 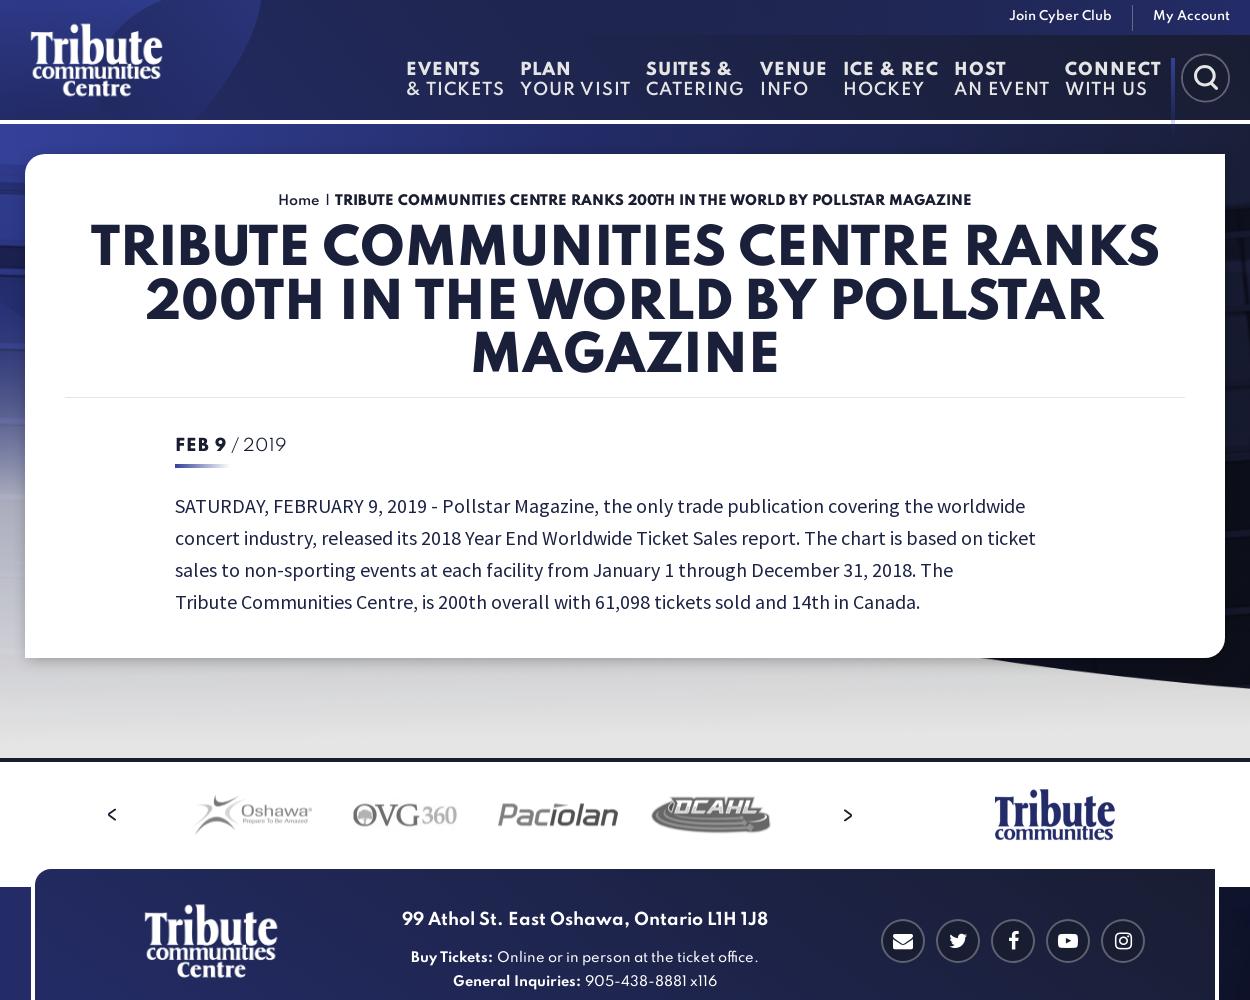 What do you see at coordinates (495, 956) in the screenshot?
I see `'Online or in person at the ticket office.'` at bounding box center [495, 956].